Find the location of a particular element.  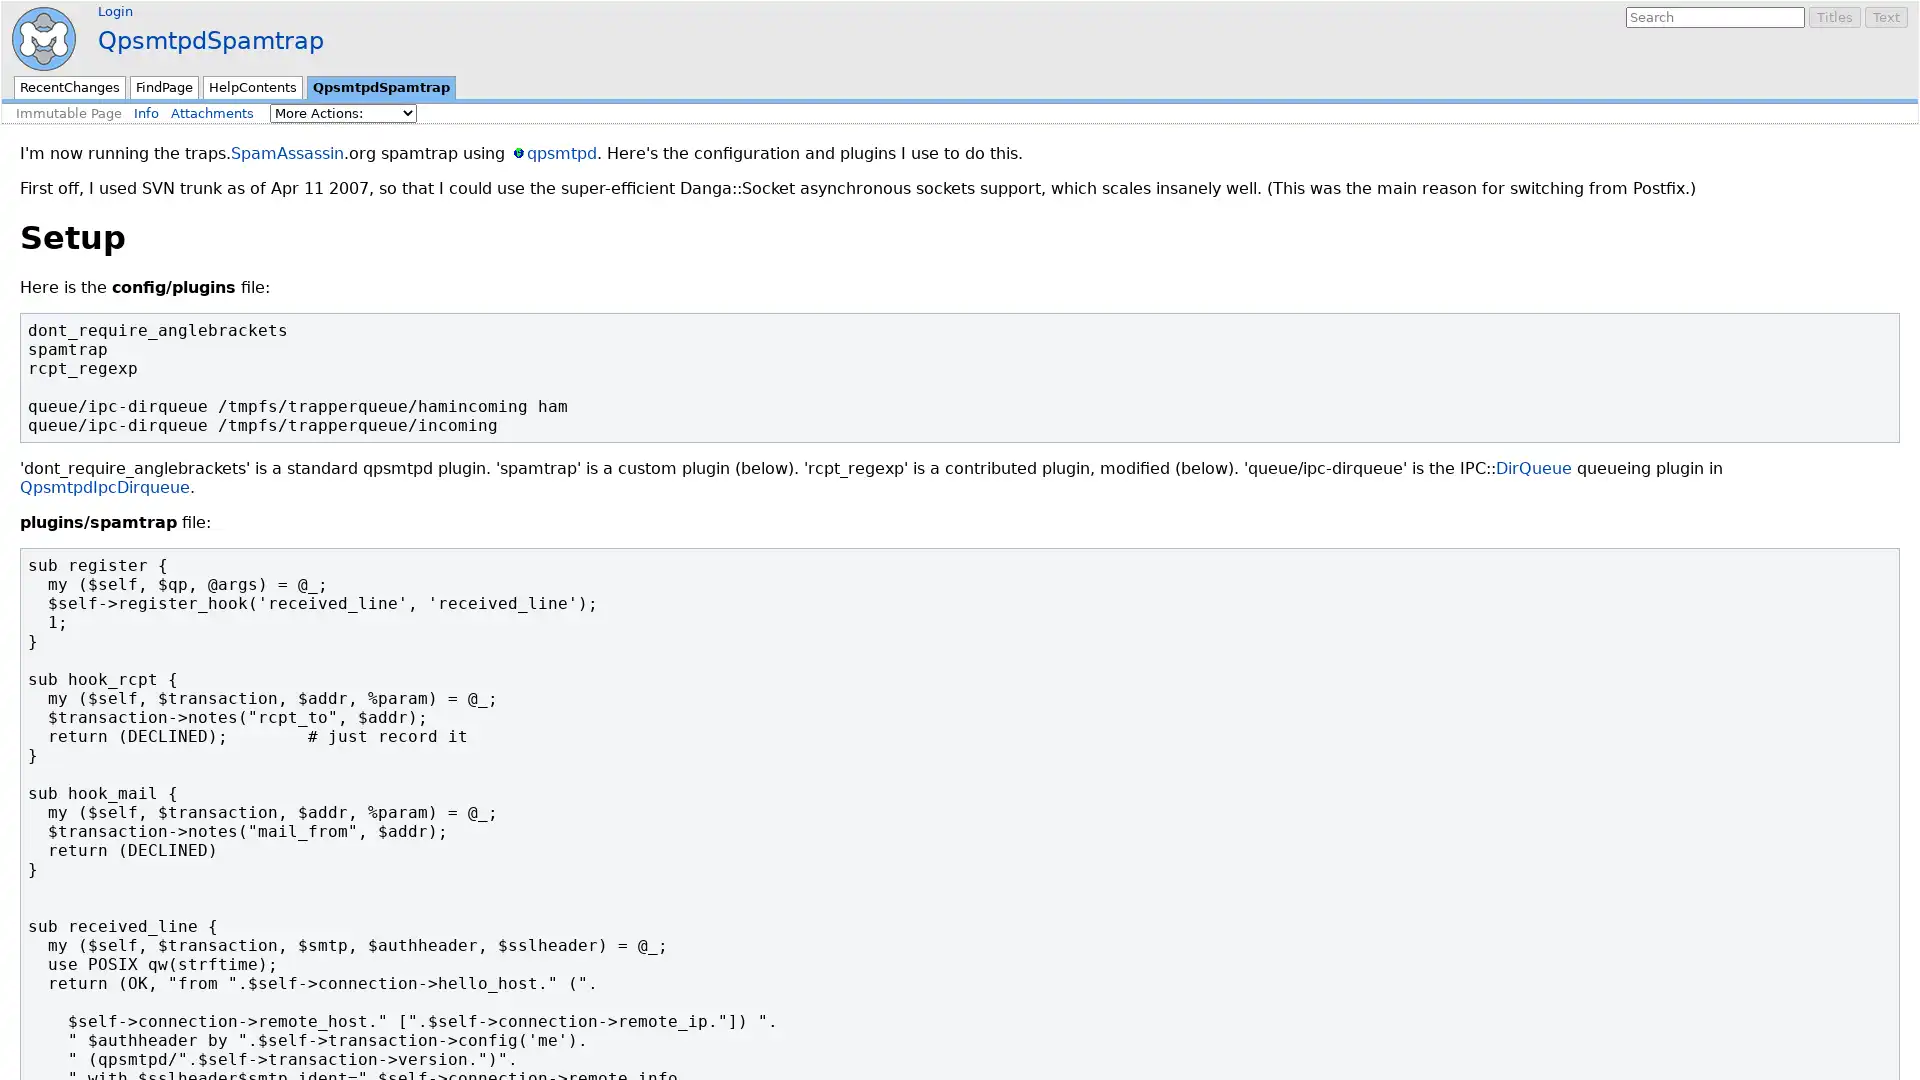

Titles is located at coordinates (1834, 17).